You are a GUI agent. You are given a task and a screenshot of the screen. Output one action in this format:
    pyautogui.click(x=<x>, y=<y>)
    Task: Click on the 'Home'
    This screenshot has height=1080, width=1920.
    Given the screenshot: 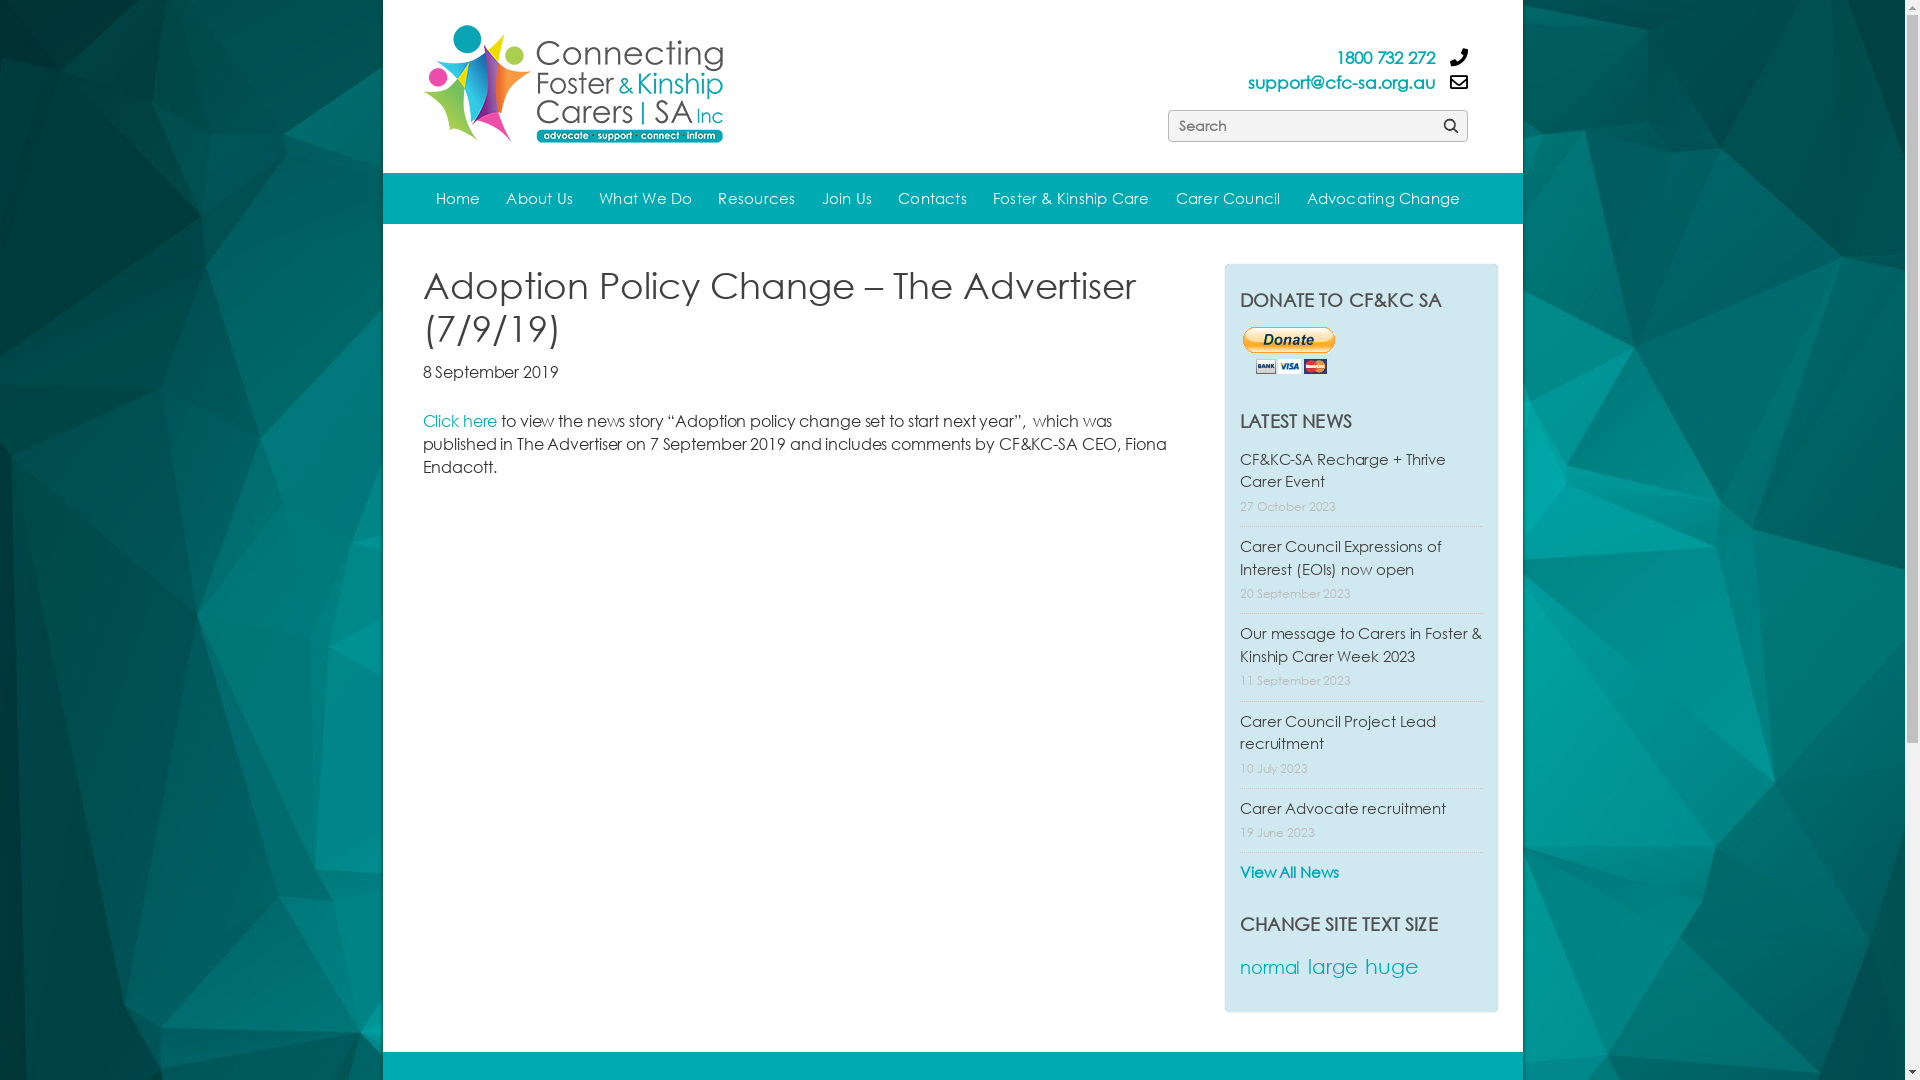 What is the action you would take?
    pyautogui.click(x=456, y=198)
    